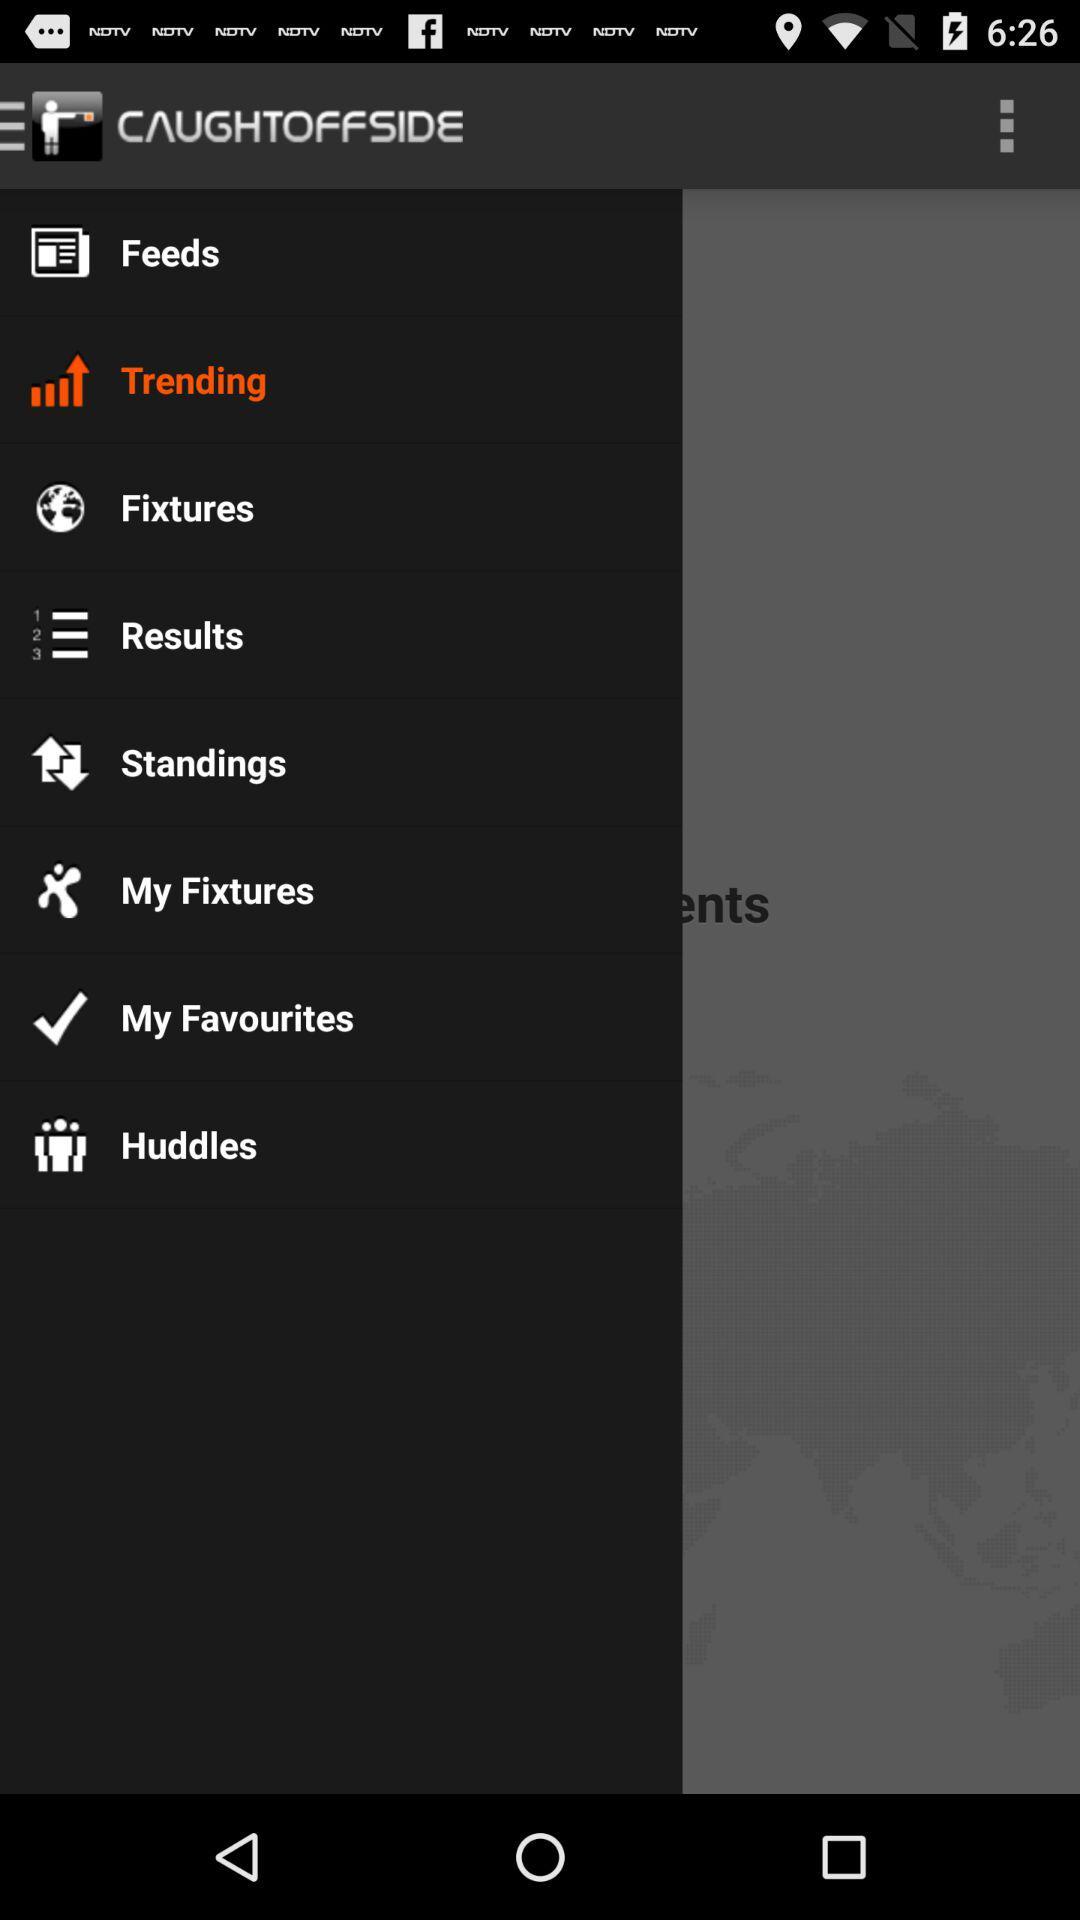  Describe the element at coordinates (59, 251) in the screenshot. I see `the icon which is beside feeds` at that location.